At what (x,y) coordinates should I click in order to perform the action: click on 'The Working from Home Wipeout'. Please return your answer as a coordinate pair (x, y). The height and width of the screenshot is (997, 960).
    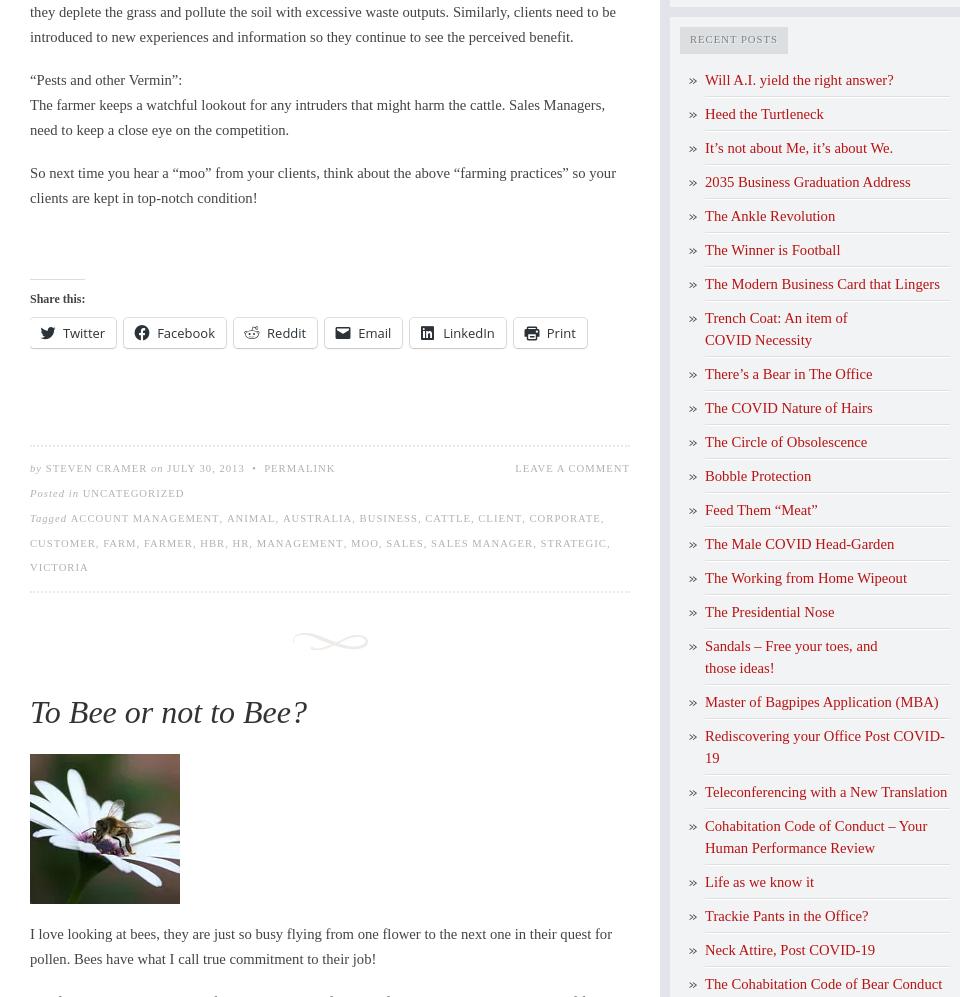
    Looking at the image, I should click on (806, 576).